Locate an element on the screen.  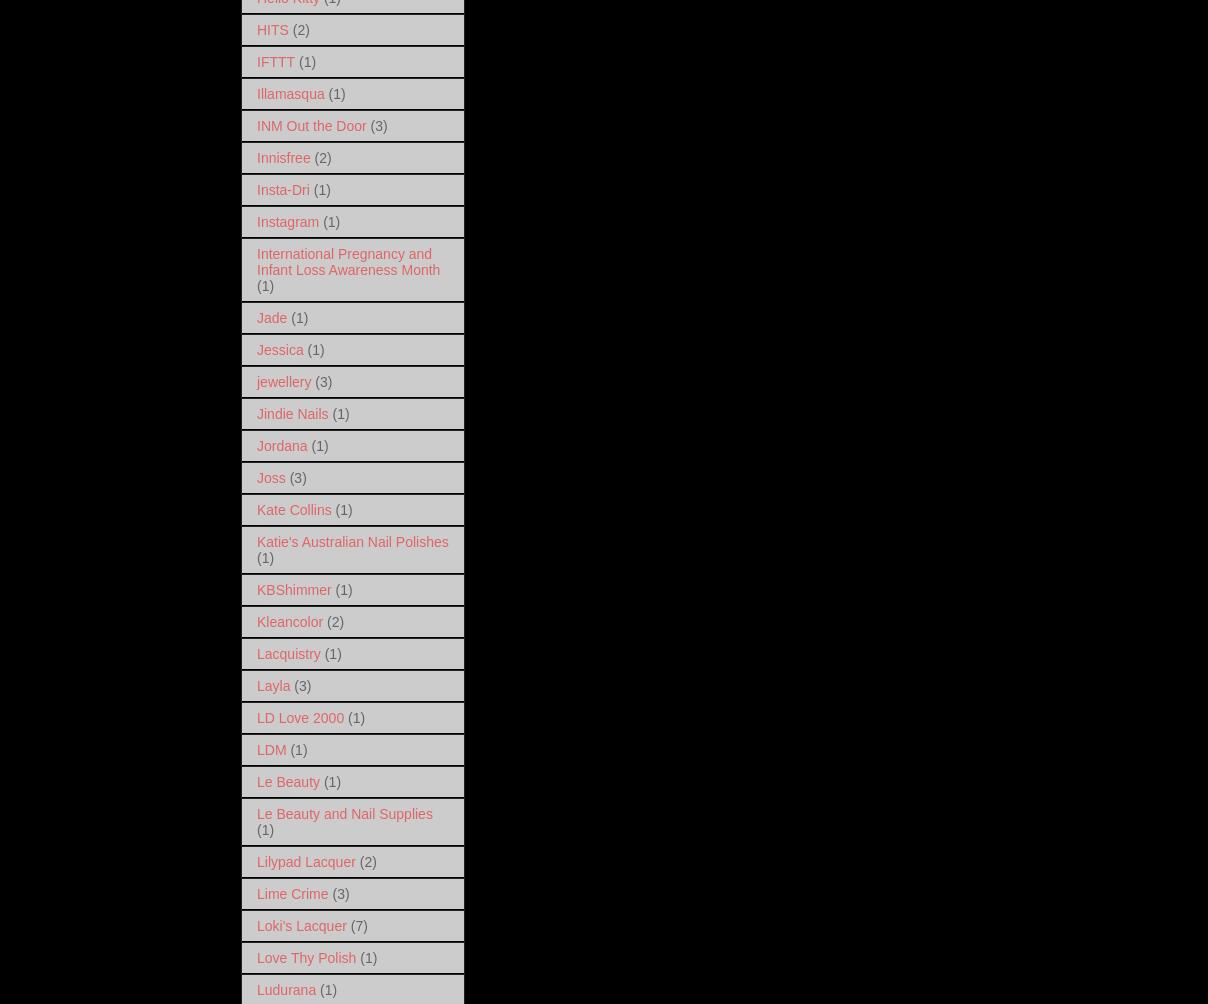
'(7)' is located at coordinates (357, 923).